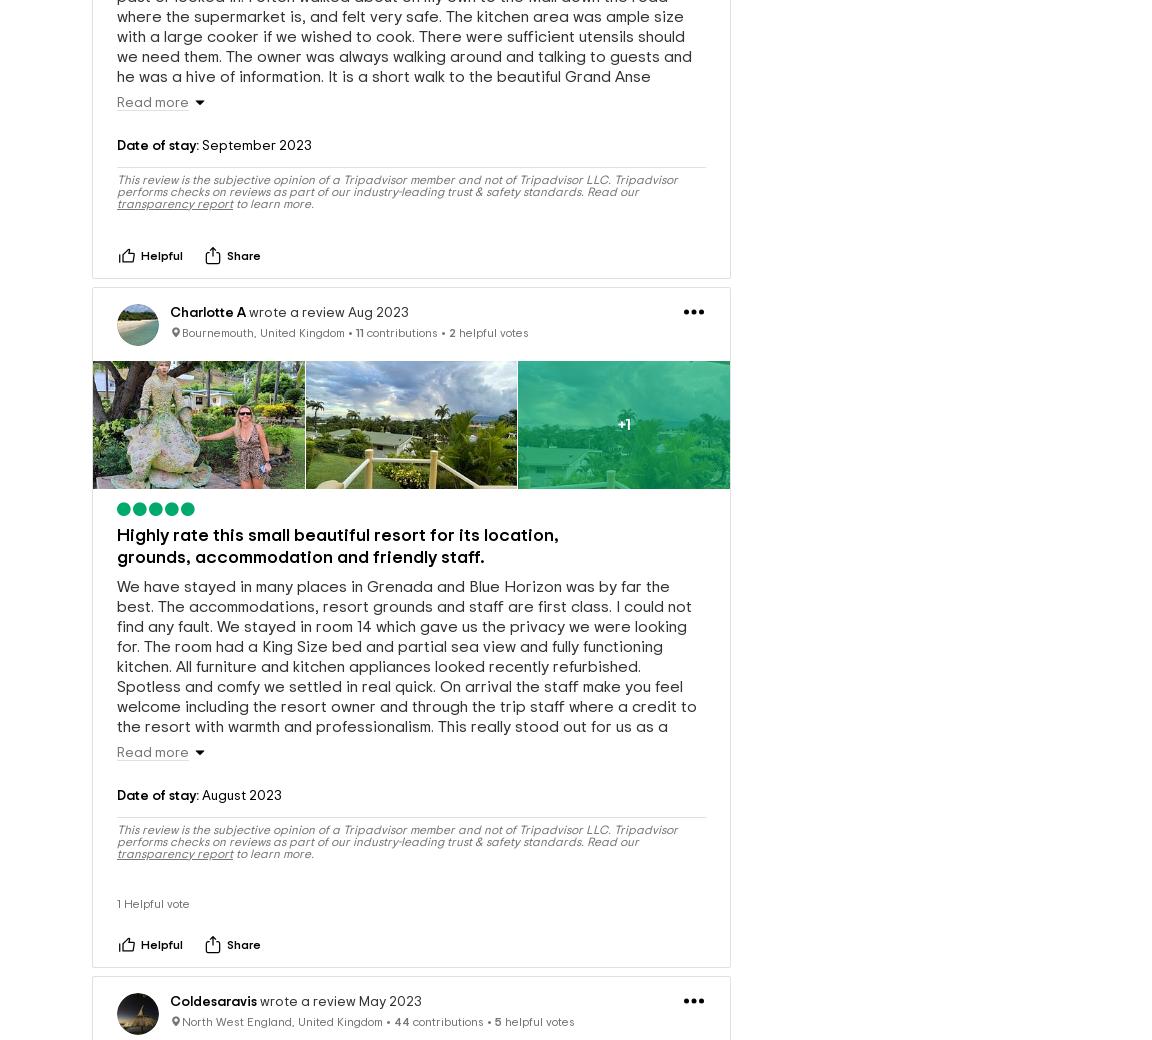  I want to click on 'September 2023', so click(255, 151).